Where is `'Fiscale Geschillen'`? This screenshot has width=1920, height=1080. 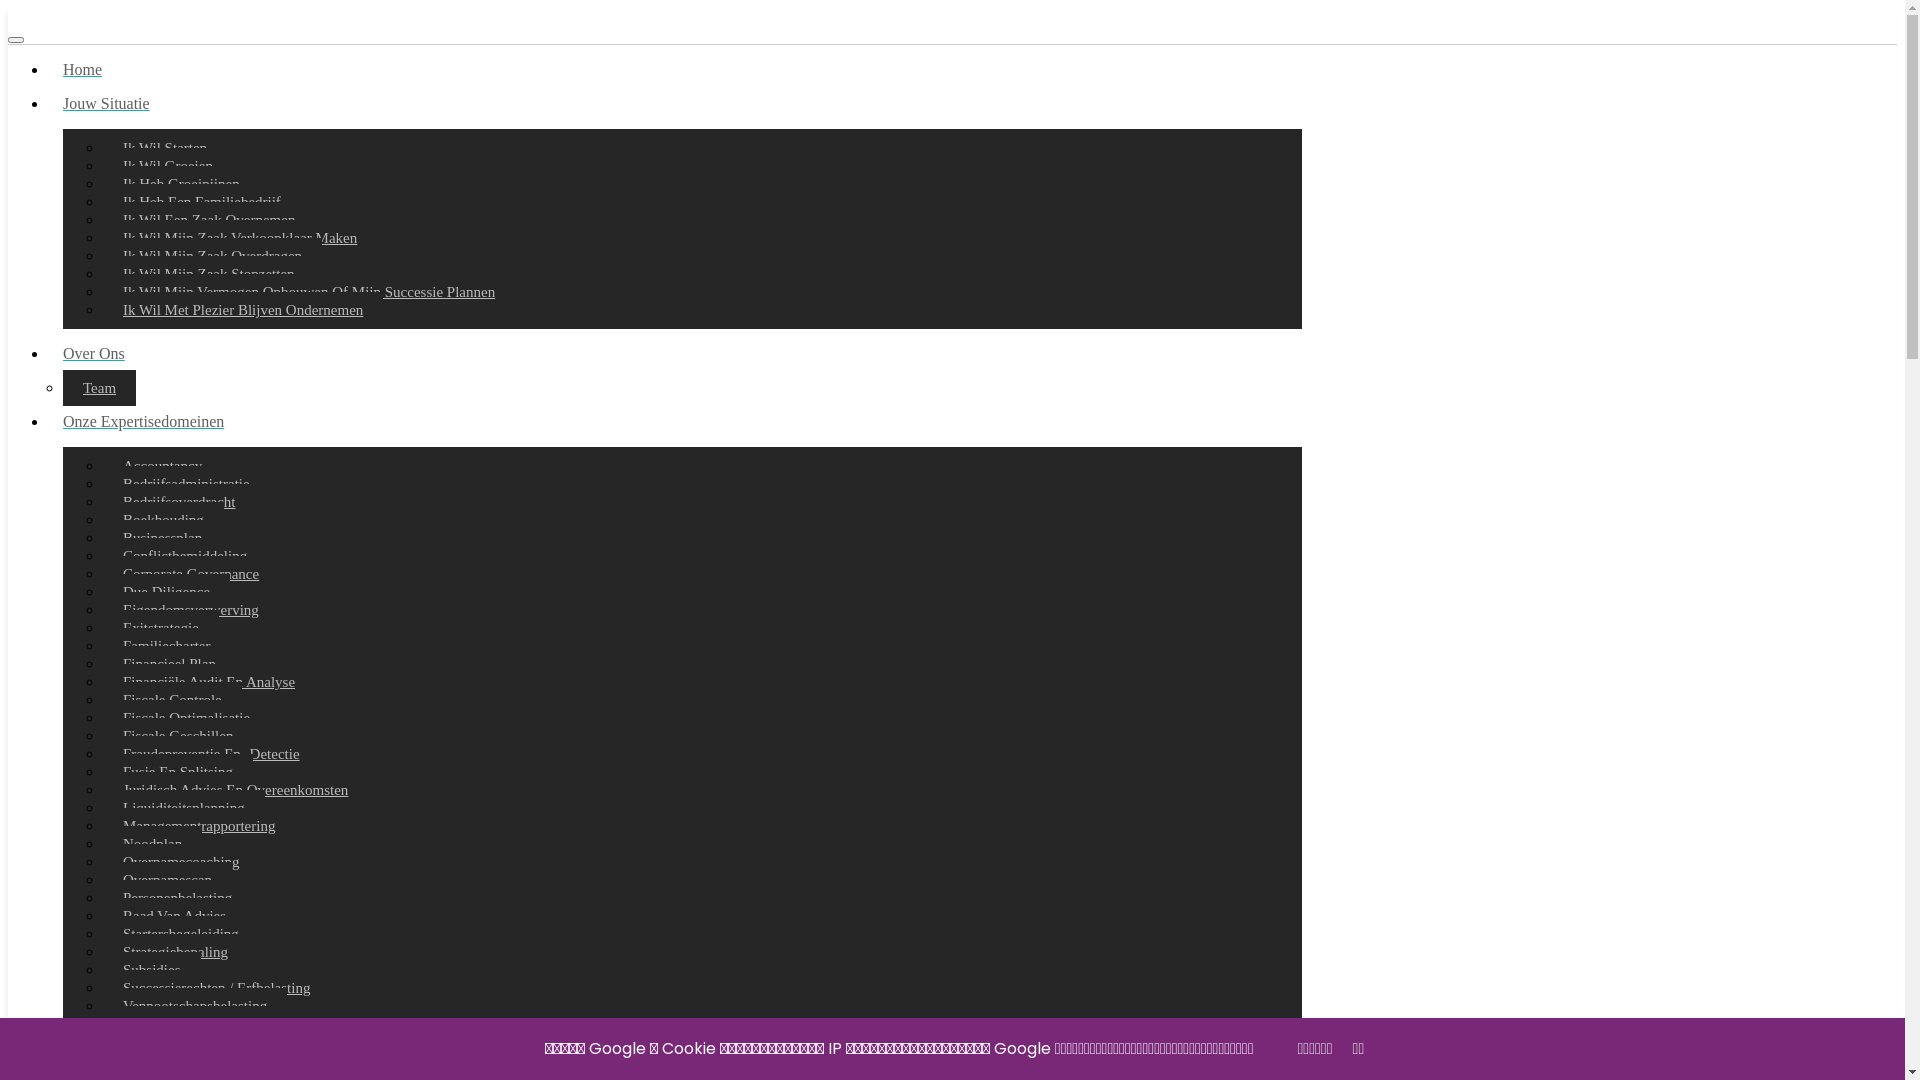
'Fiscale Geschillen' is located at coordinates (177, 736).